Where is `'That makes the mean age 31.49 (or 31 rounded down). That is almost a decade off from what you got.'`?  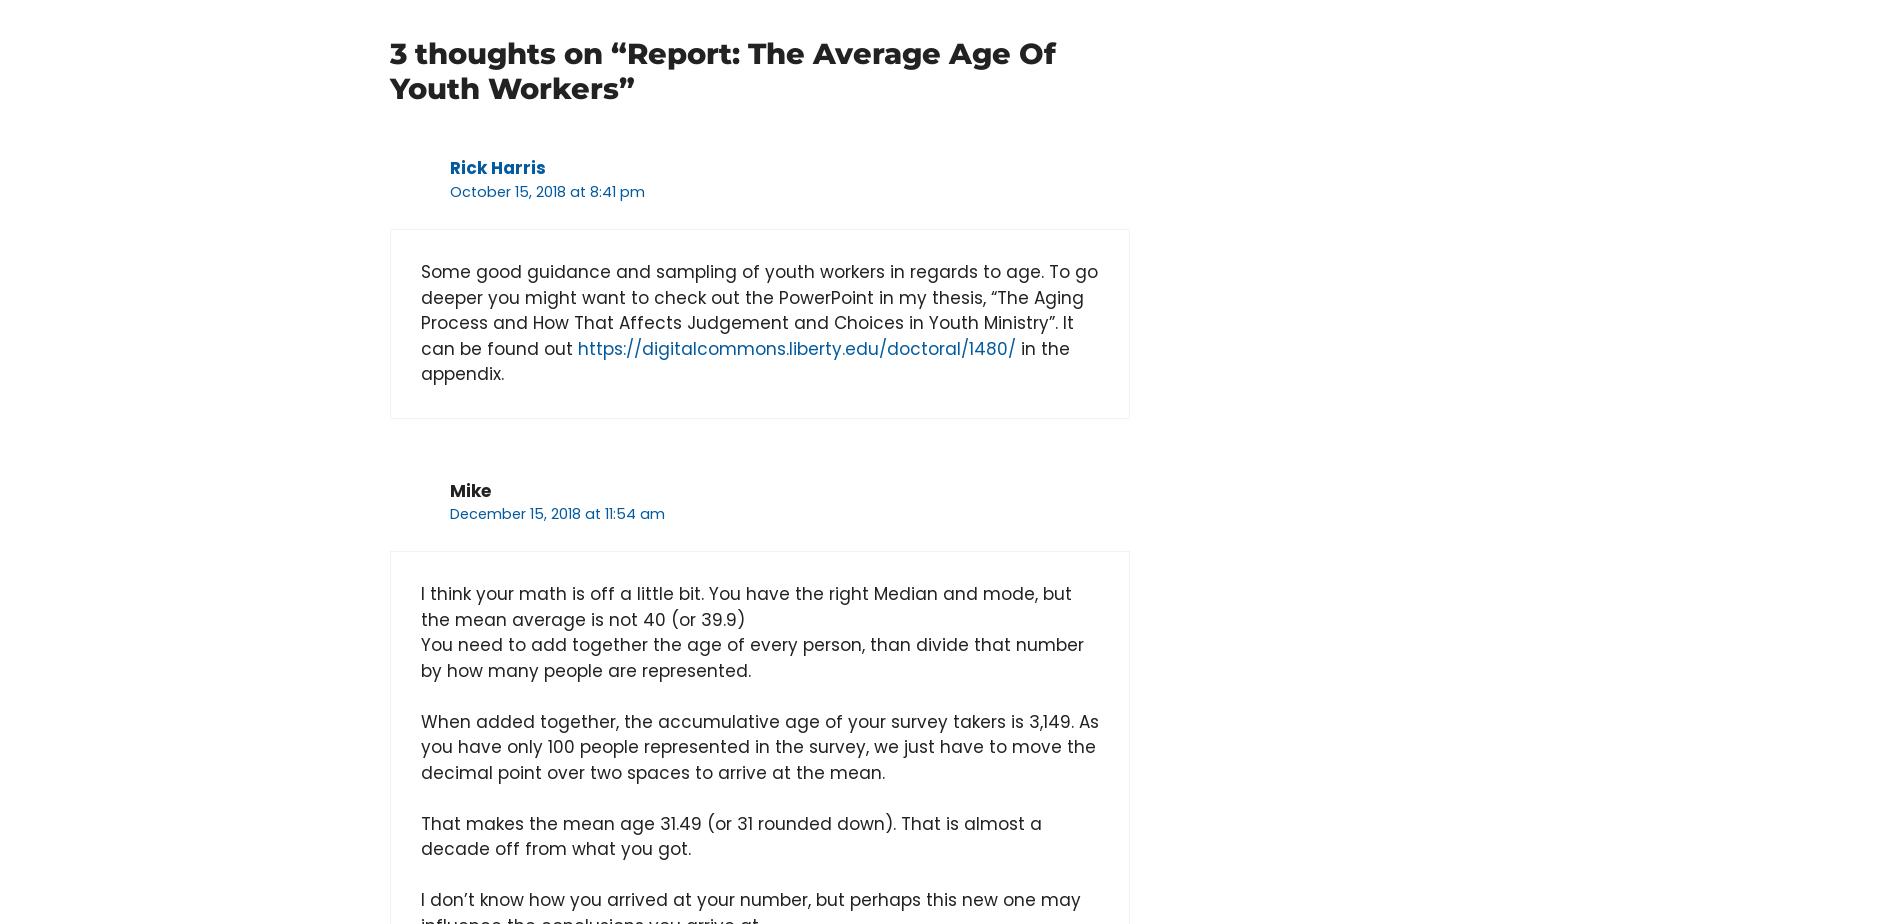 'That makes the mean age 31.49 (or 31 rounded down). That is almost a decade off from what you got.' is located at coordinates (420, 836).